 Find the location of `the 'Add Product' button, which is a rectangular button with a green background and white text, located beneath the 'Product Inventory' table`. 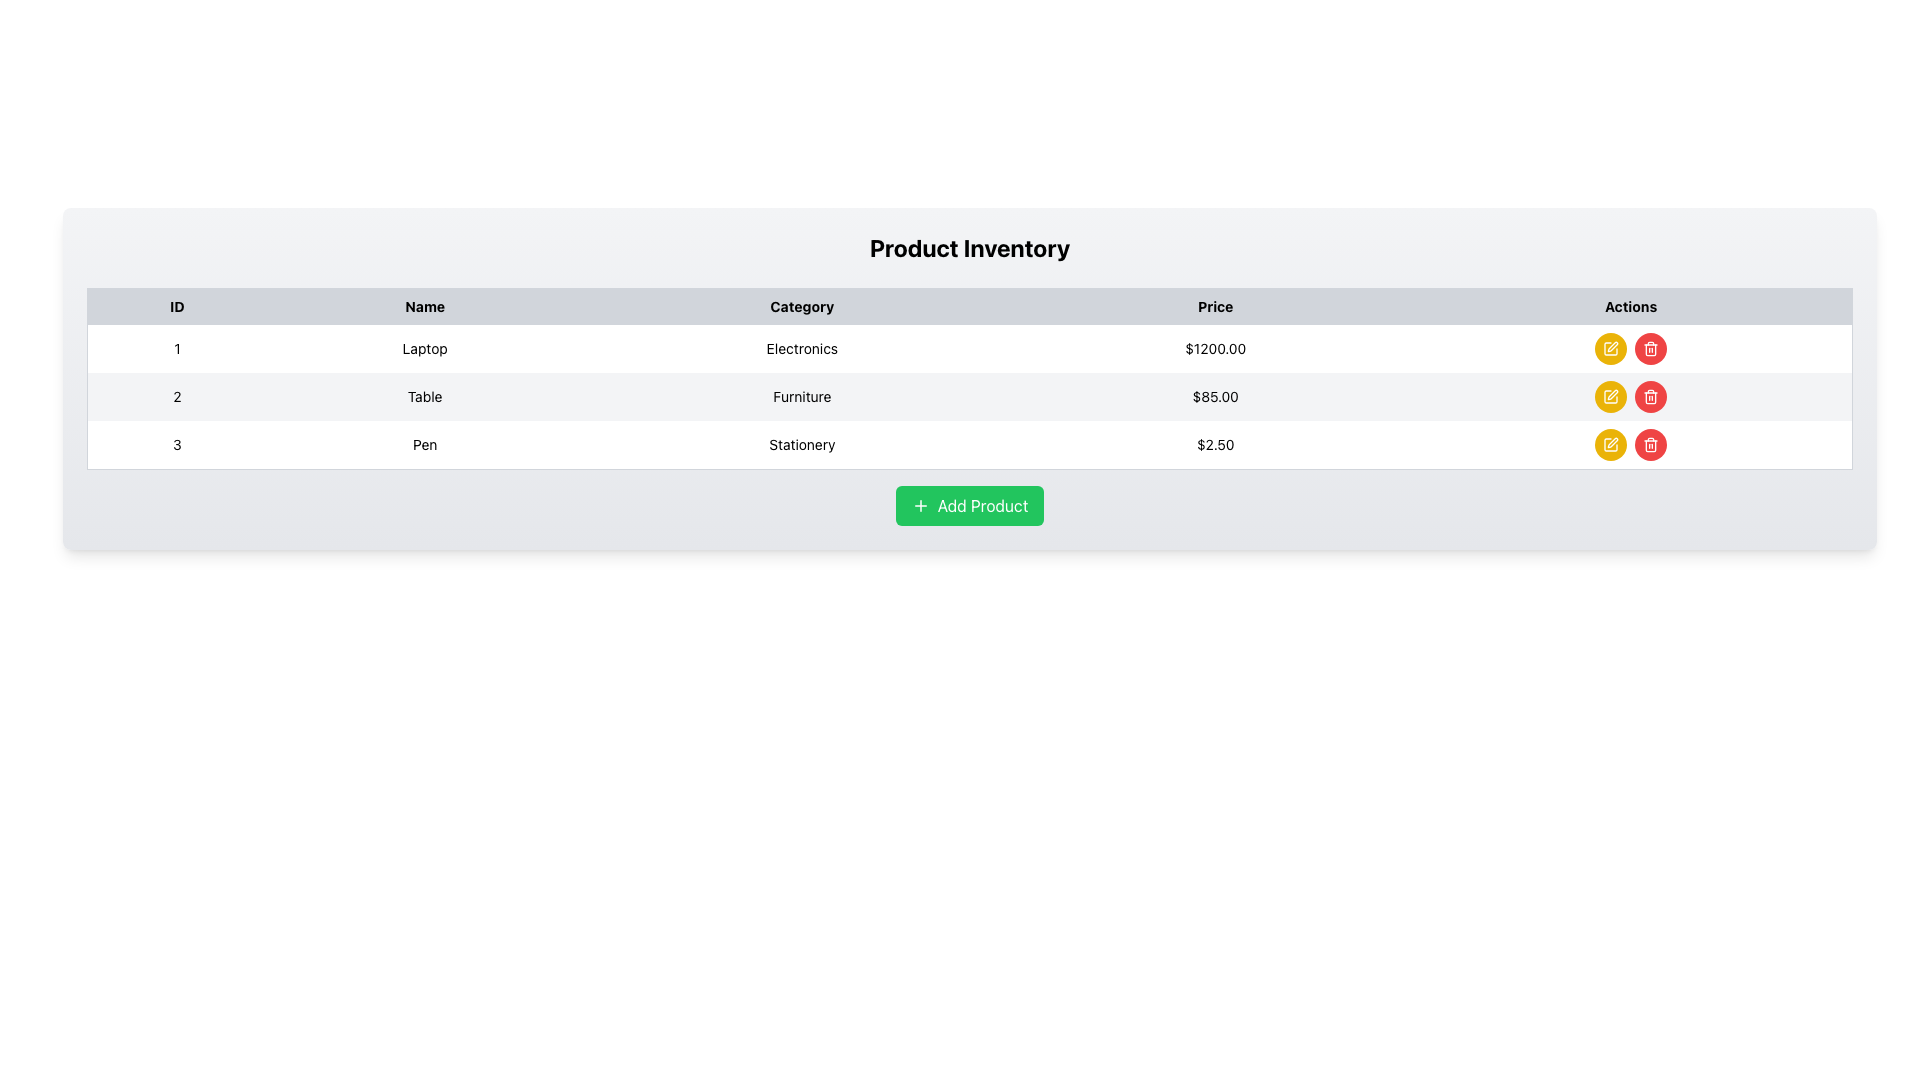

the 'Add Product' button, which is a rectangular button with a green background and white text, located beneath the 'Product Inventory' table is located at coordinates (969, 504).